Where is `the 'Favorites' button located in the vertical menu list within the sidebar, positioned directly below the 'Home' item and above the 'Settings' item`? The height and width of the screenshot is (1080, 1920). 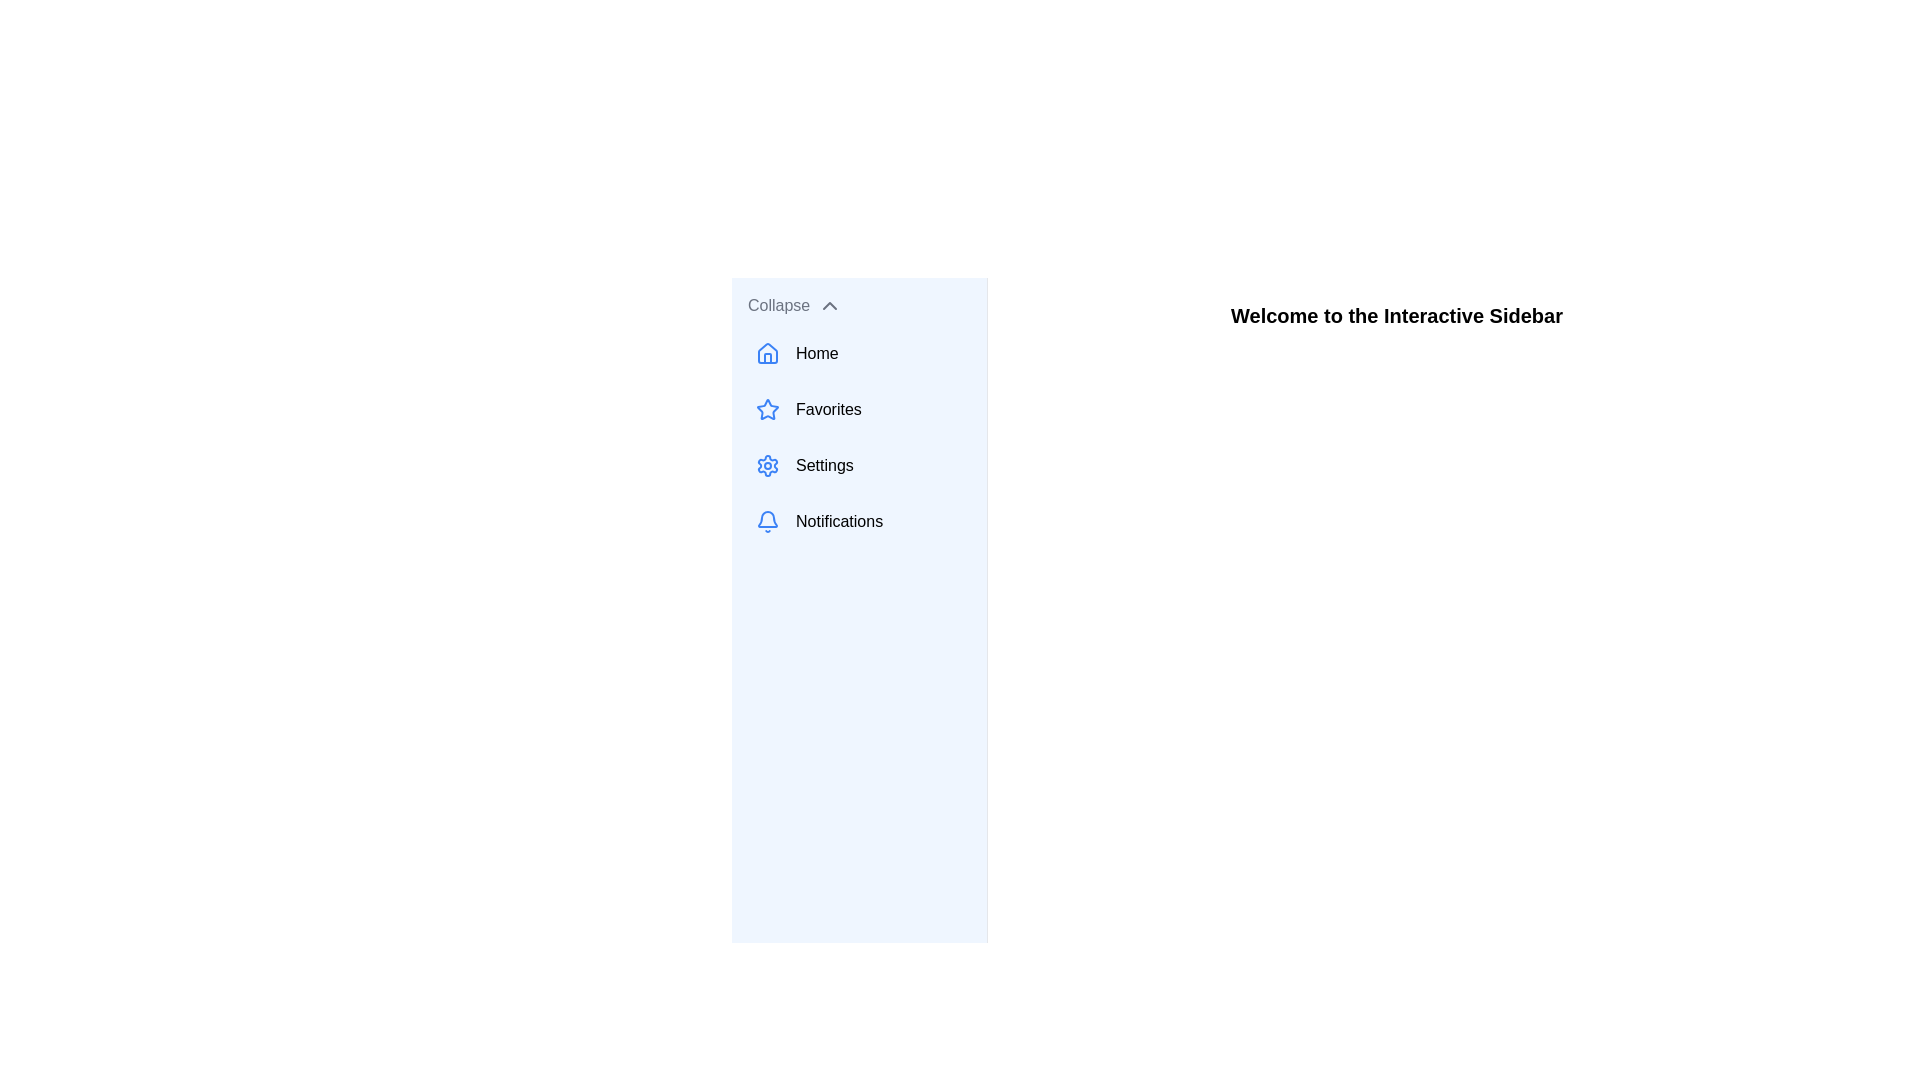 the 'Favorites' button located in the vertical menu list within the sidebar, positioned directly below the 'Home' item and above the 'Settings' item is located at coordinates (859, 408).